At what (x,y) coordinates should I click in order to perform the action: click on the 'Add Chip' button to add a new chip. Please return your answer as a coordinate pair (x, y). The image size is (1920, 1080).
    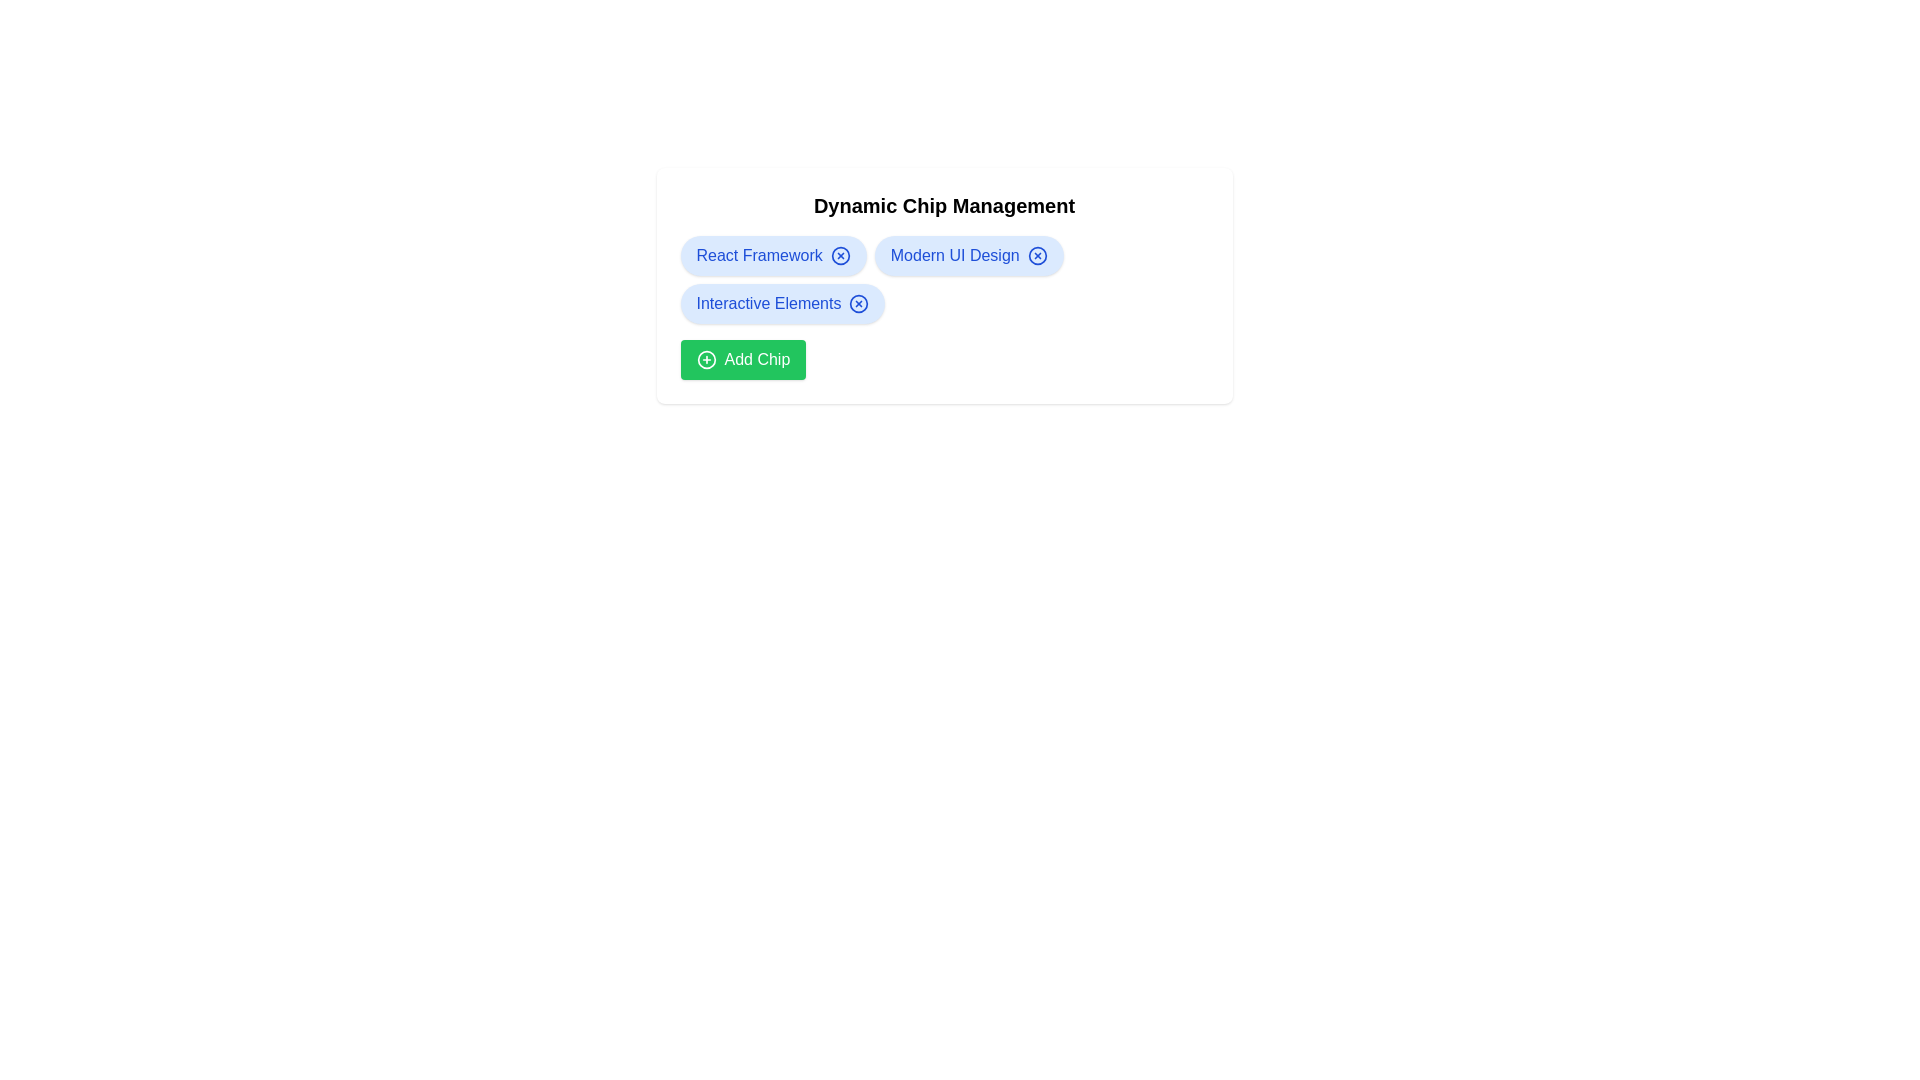
    Looking at the image, I should click on (742, 358).